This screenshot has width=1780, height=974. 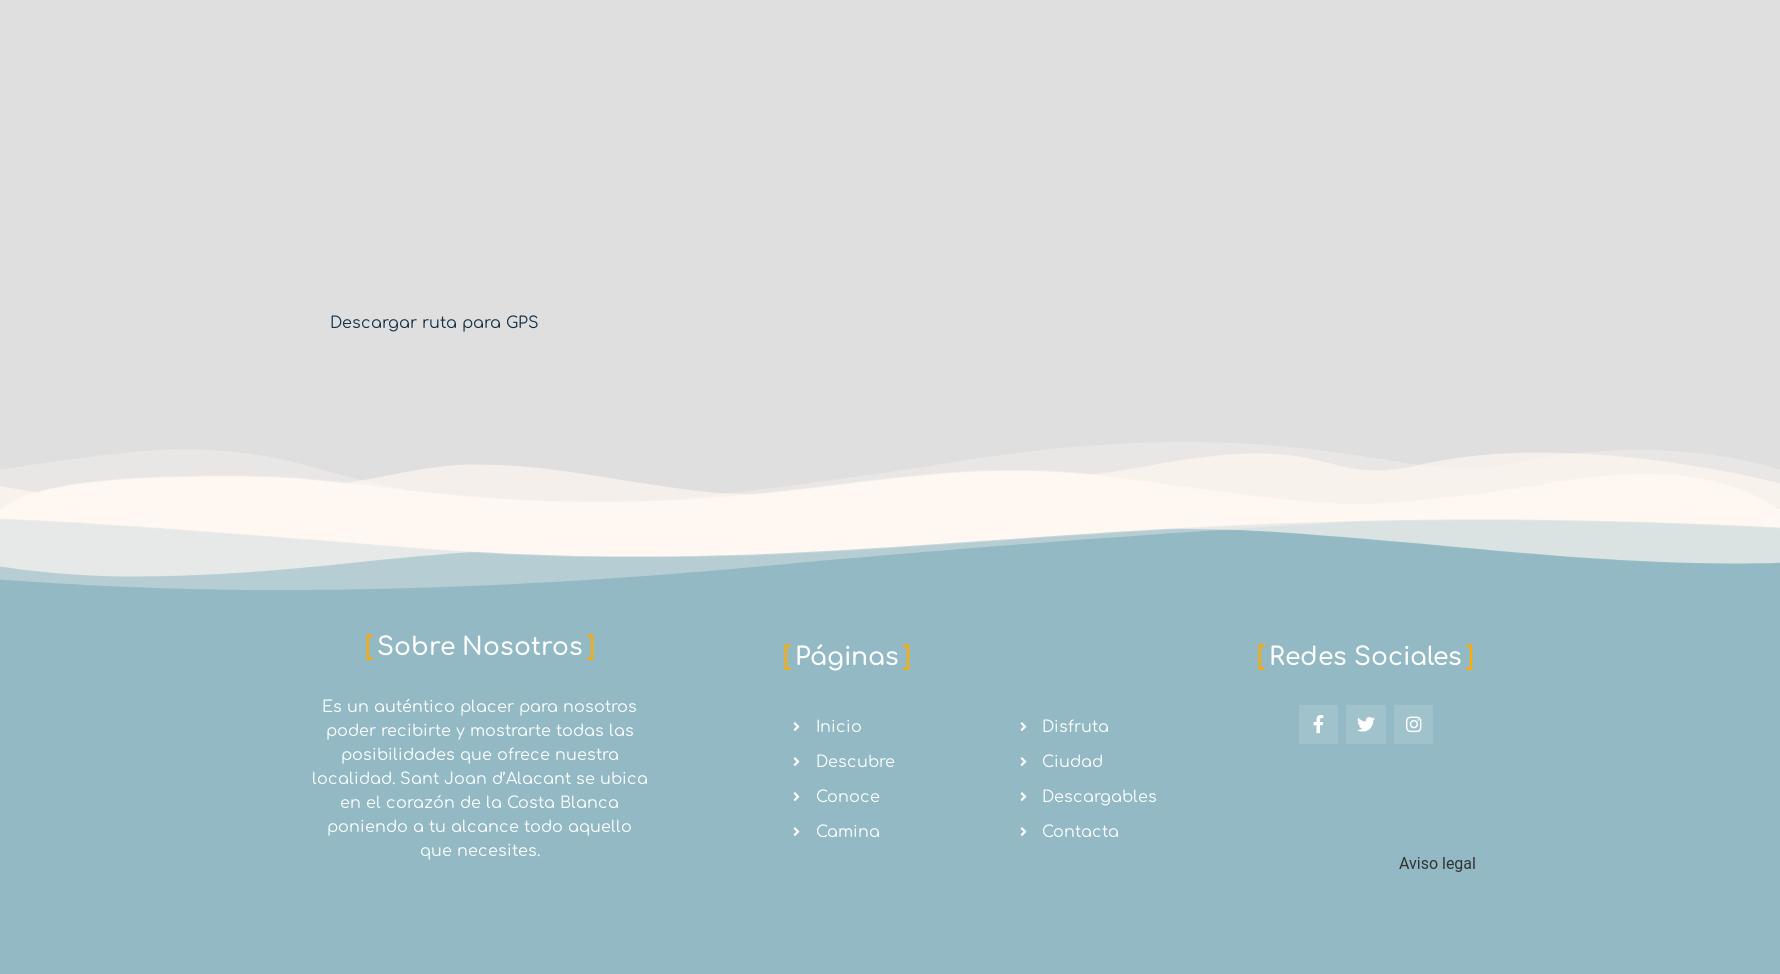 What do you see at coordinates (1365, 655) in the screenshot?
I see `'Redes Sociales'` at bounding box center [1365, 655].